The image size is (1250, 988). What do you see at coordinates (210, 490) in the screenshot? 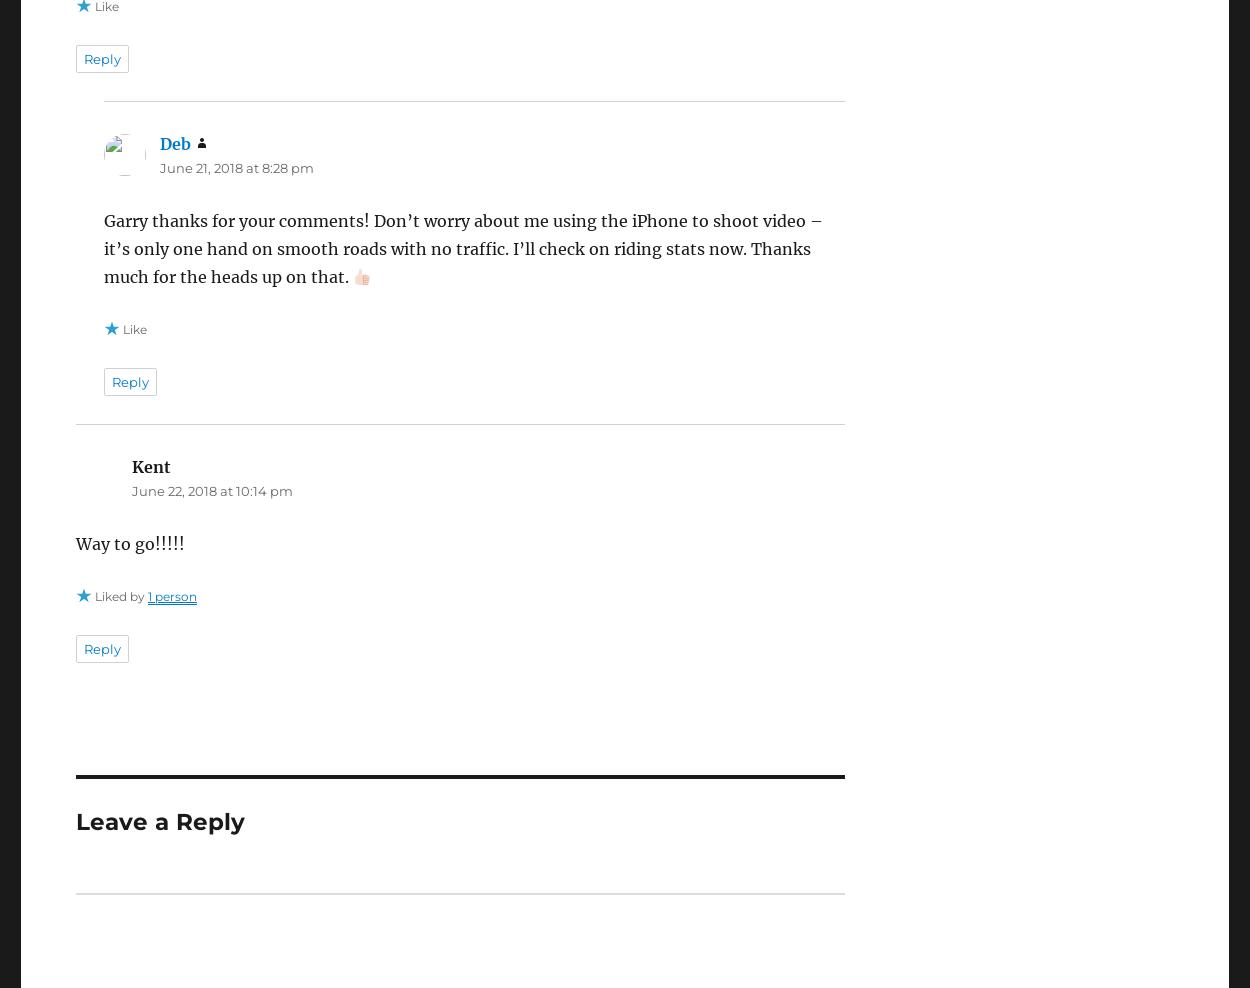
I see `'June 22, 2018 at 10:14 pm'` at bounding box center [210, 490].